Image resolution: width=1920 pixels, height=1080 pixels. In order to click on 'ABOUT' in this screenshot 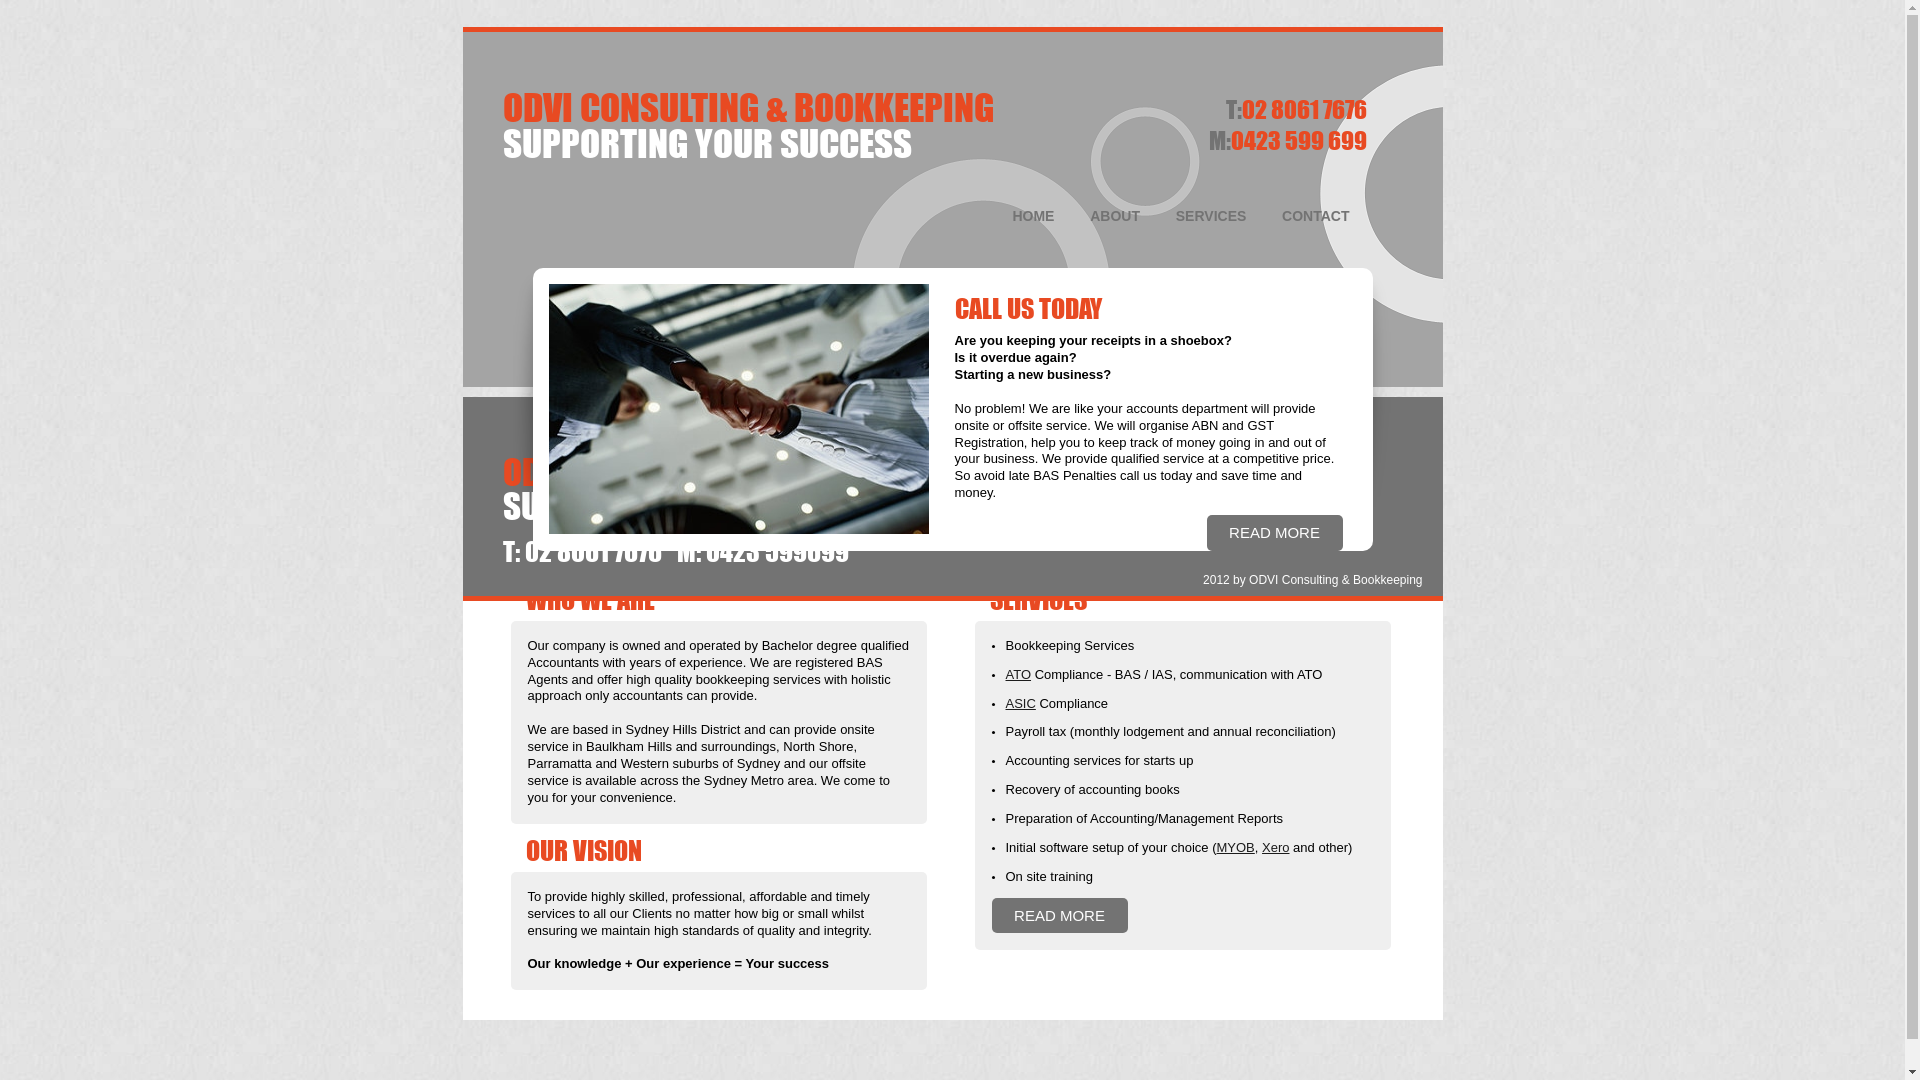, I will do `click(1114, 216)`.